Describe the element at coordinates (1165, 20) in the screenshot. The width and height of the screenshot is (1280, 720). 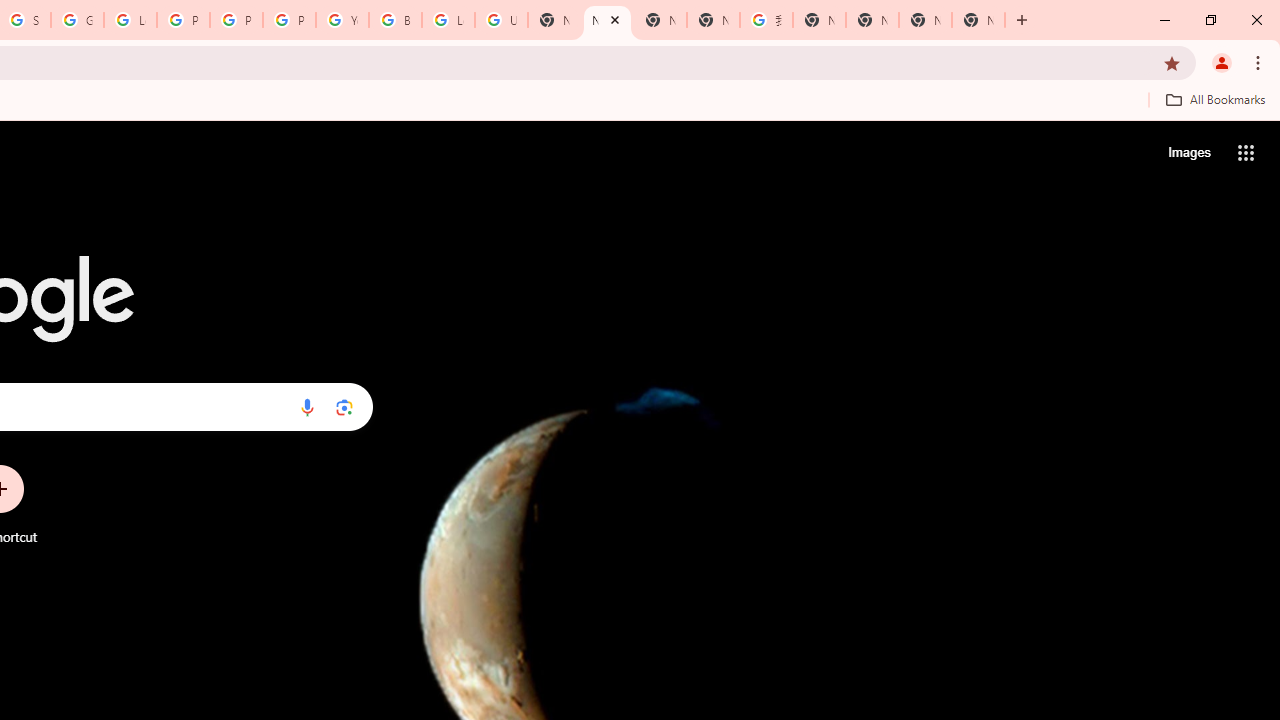
I see `'Minimize'` at that location.